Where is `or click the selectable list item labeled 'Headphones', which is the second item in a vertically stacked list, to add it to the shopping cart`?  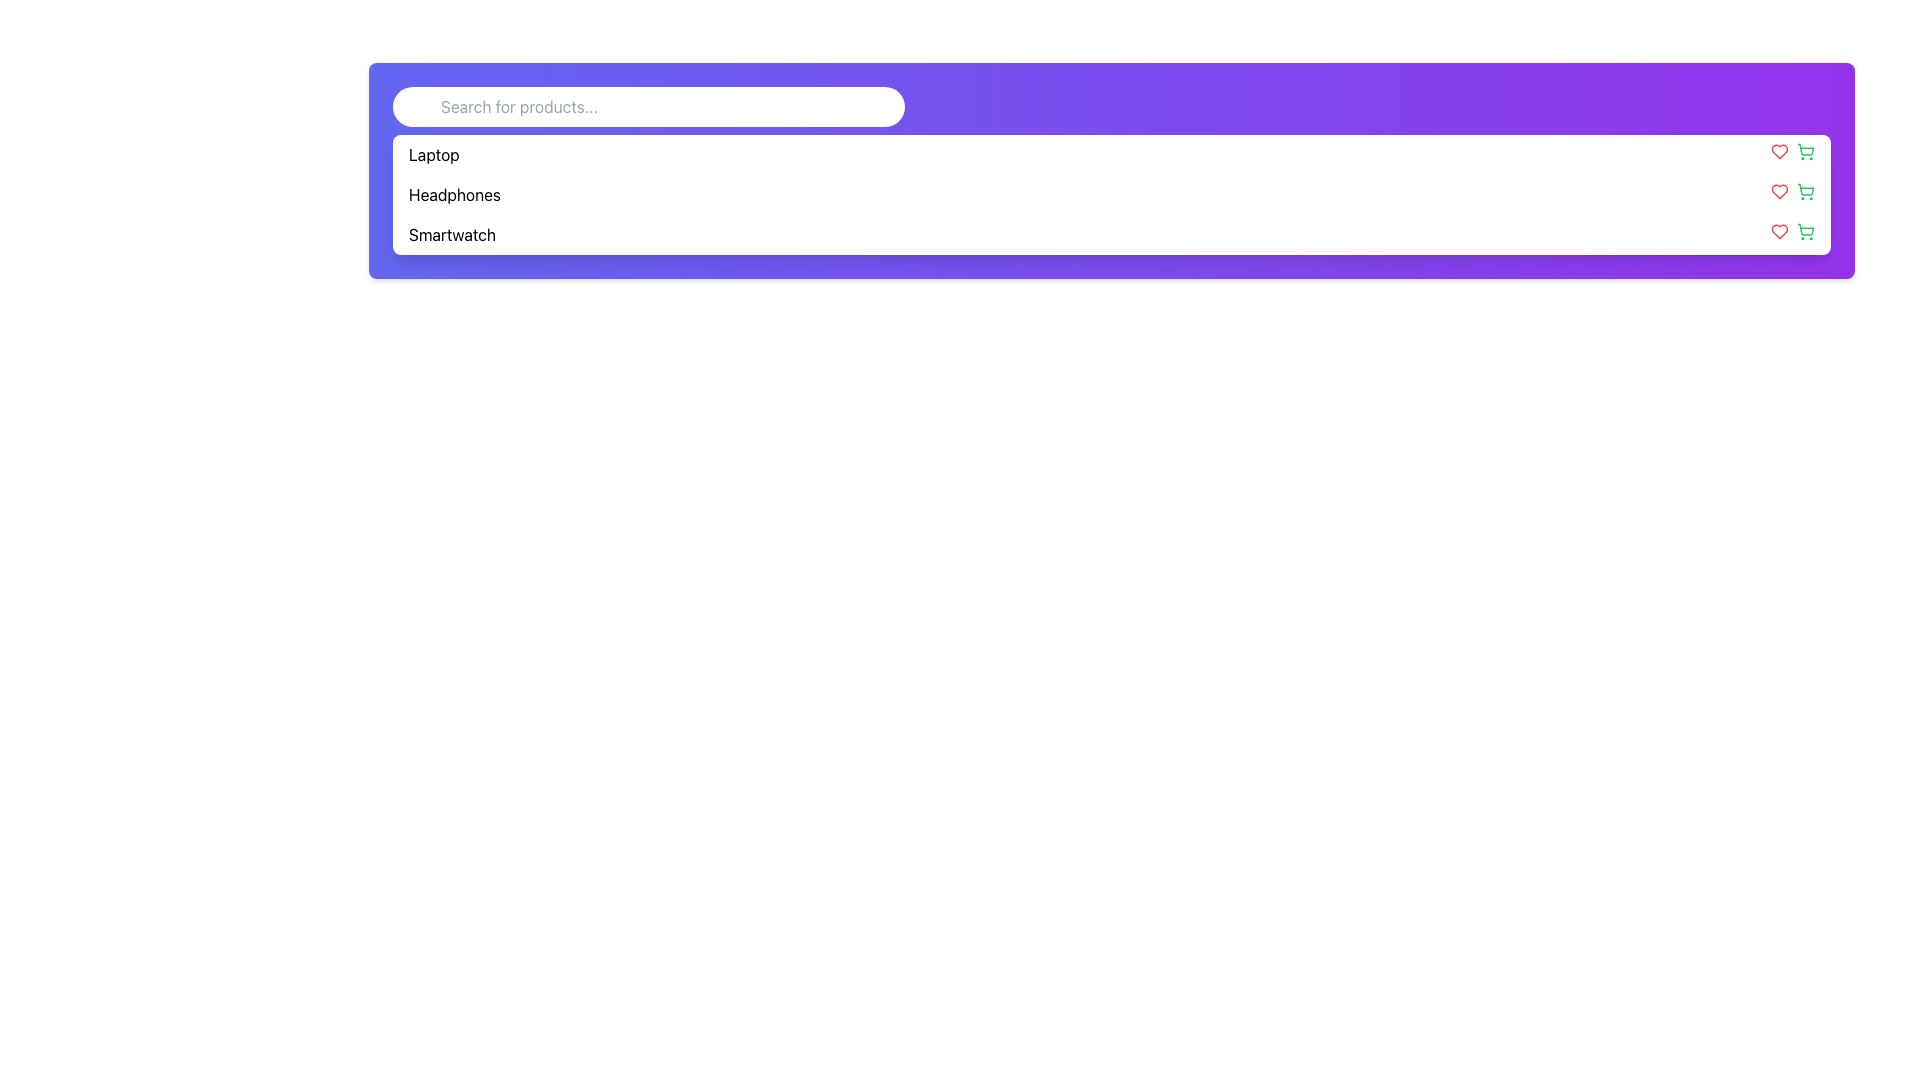
or click the selectable list item labeled 'Headphones', which is the second item in a vertically stacked list, to add it to the shopping cart is located at coordinates (1111, 195).